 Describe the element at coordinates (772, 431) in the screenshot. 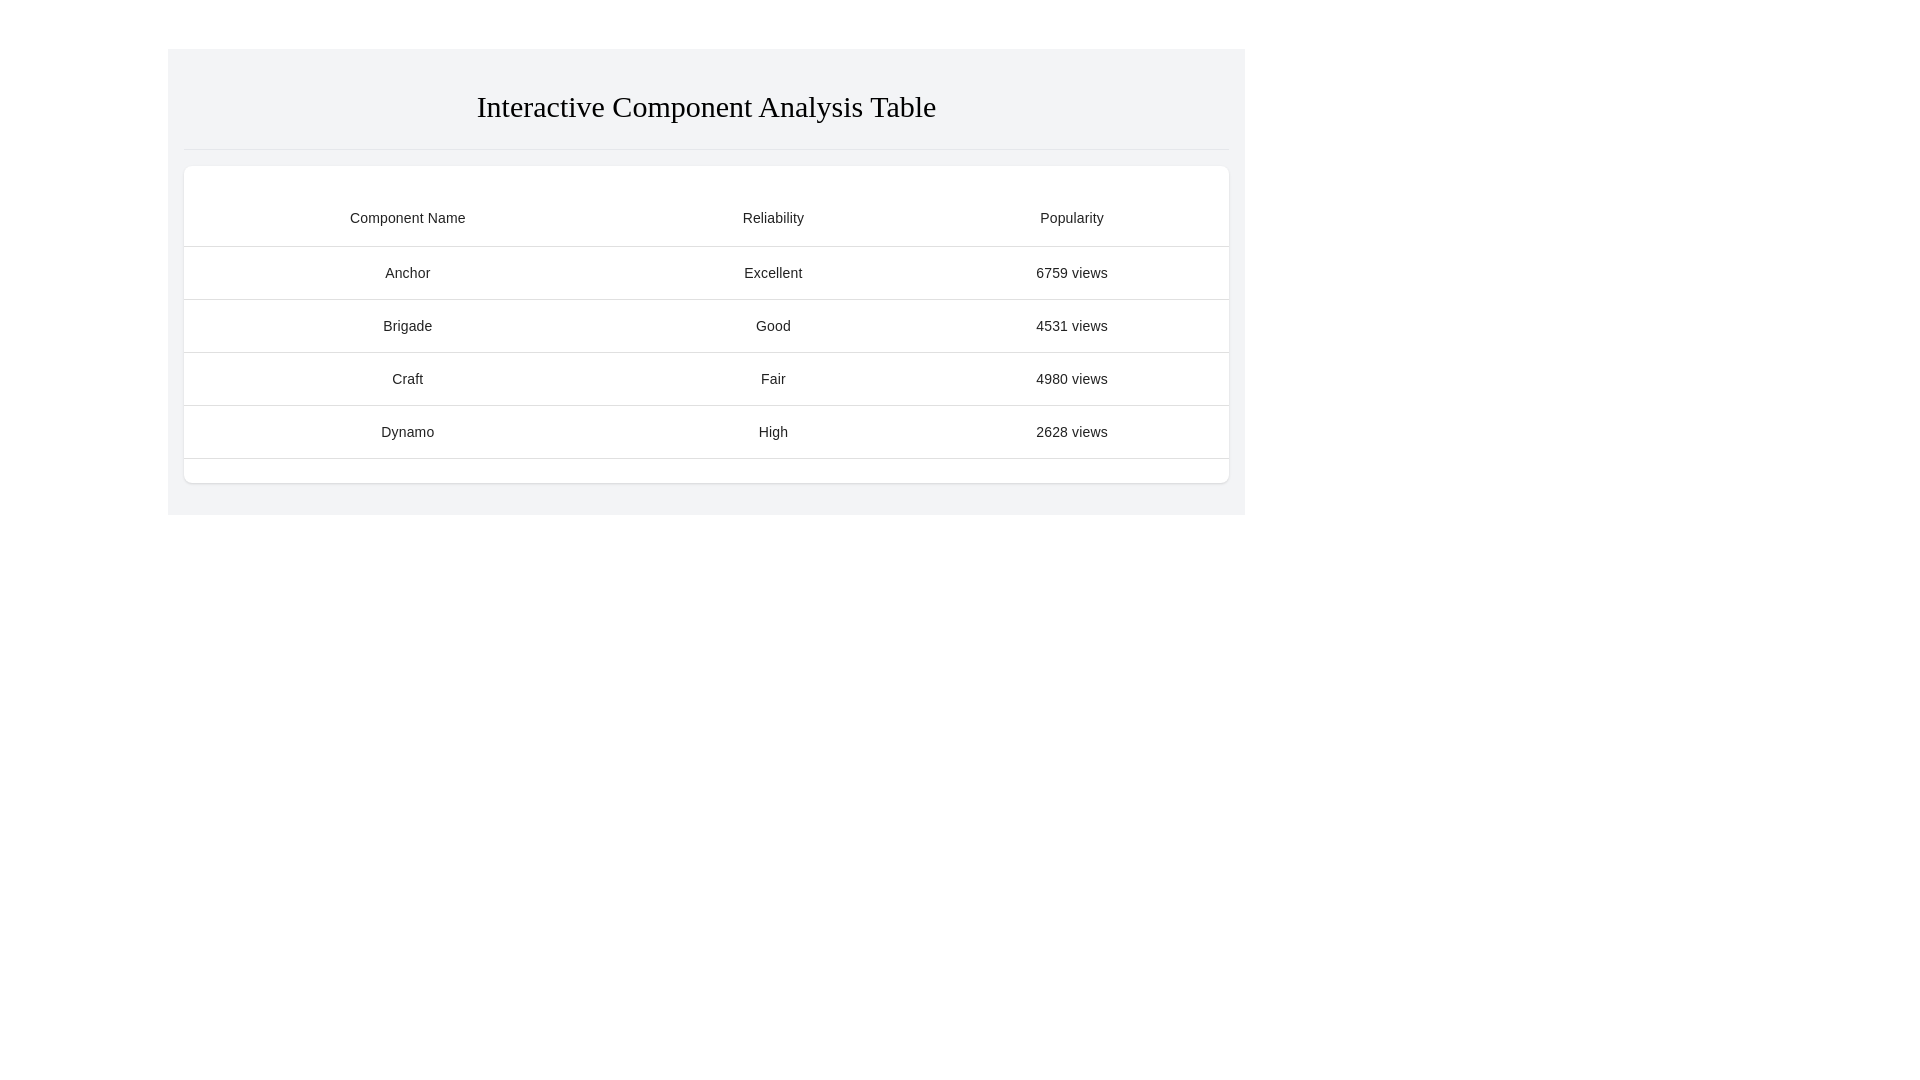

I see `the static text display showing the reliability level 'High' for the Dynamo component in the fourth row of the table` at that location.